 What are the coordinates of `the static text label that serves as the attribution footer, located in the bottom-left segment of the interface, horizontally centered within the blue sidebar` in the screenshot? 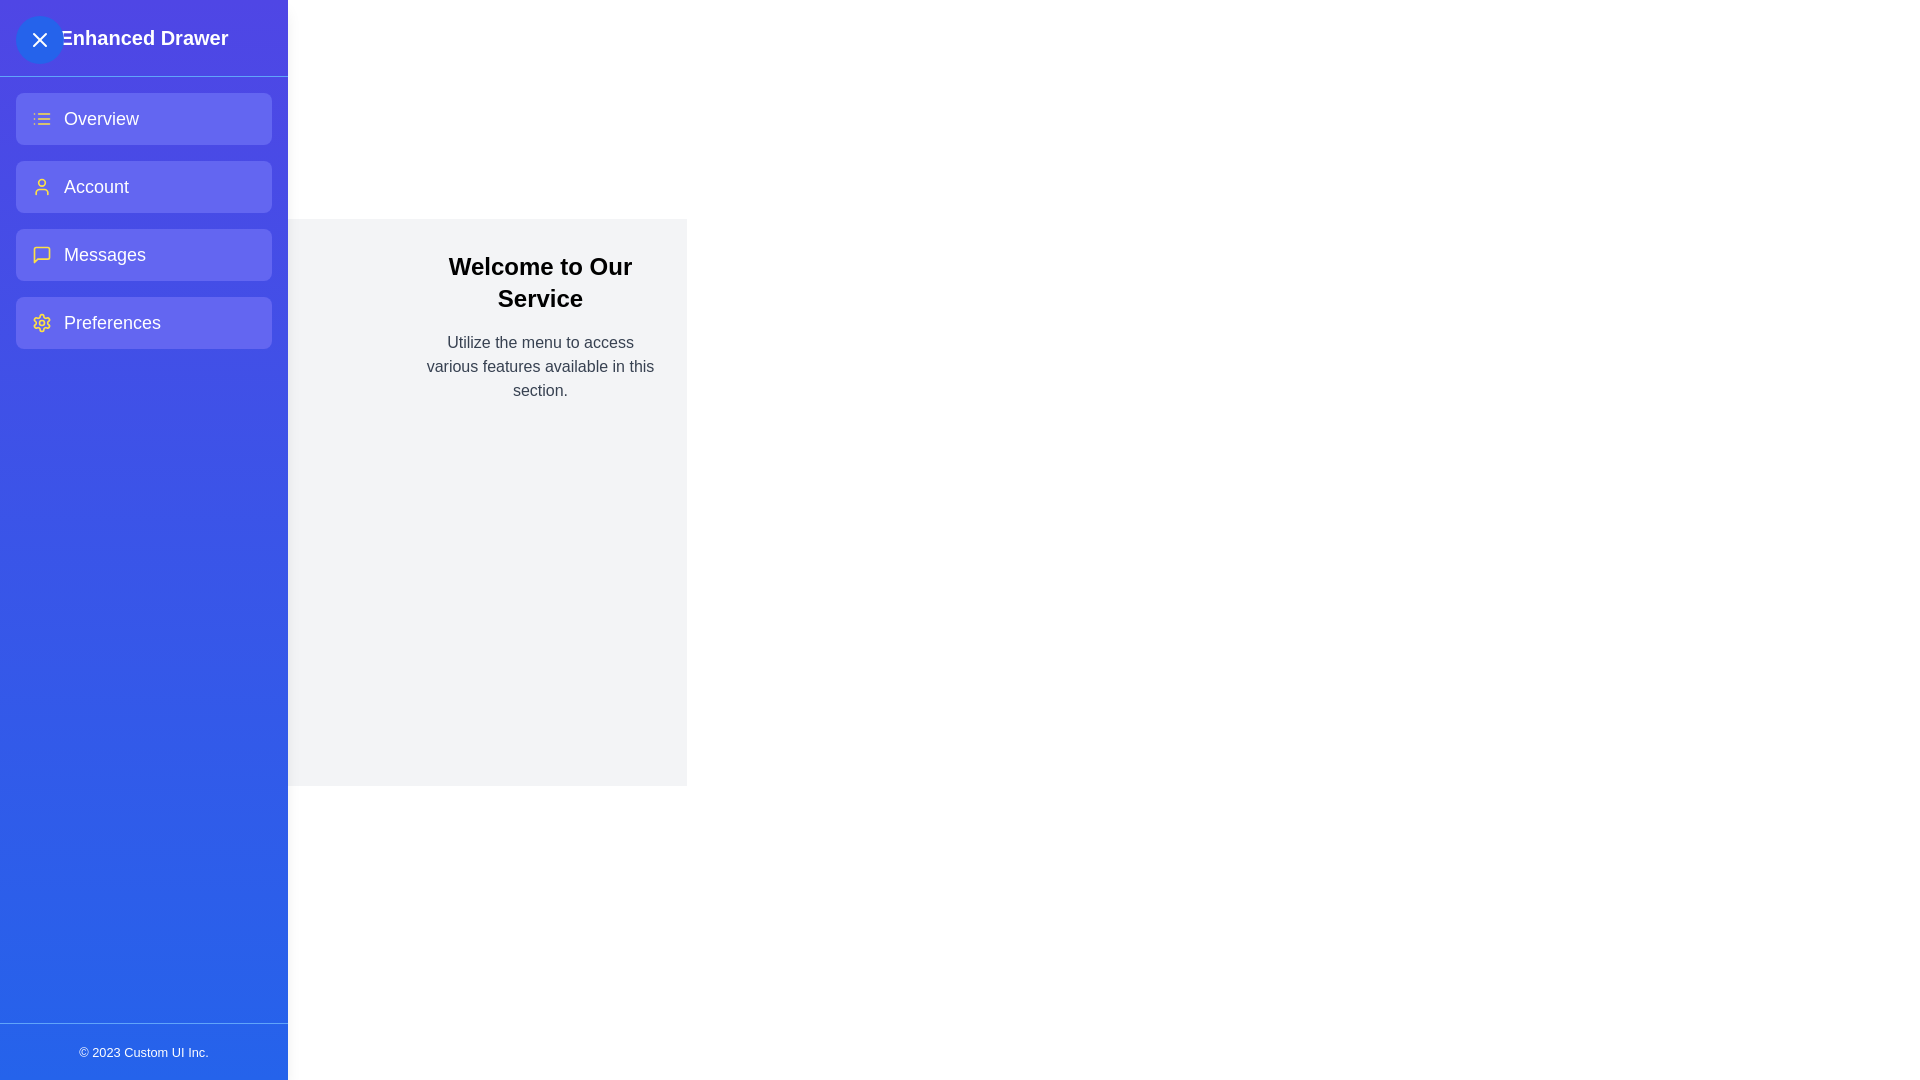 It's located at (143, 1051).